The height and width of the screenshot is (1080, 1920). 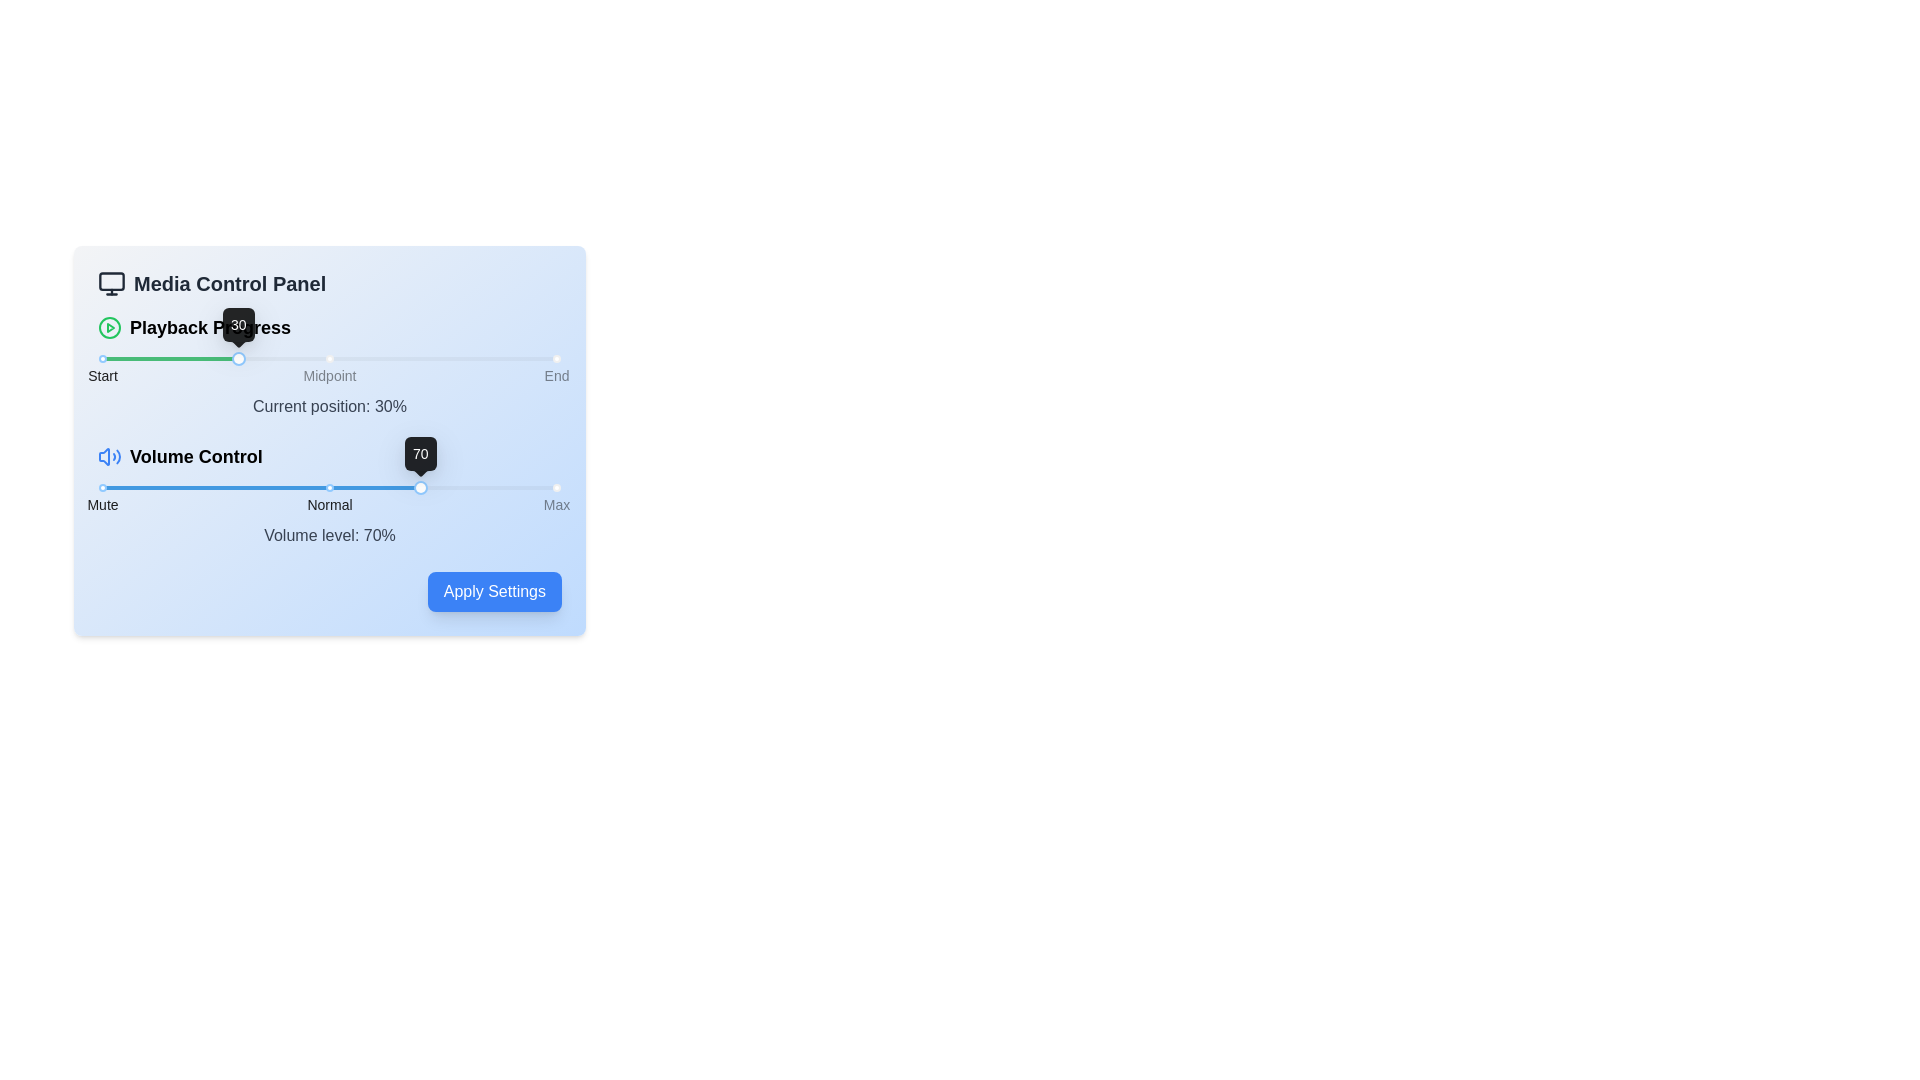 I want to click on playback progress, so click(x=115, y=357).